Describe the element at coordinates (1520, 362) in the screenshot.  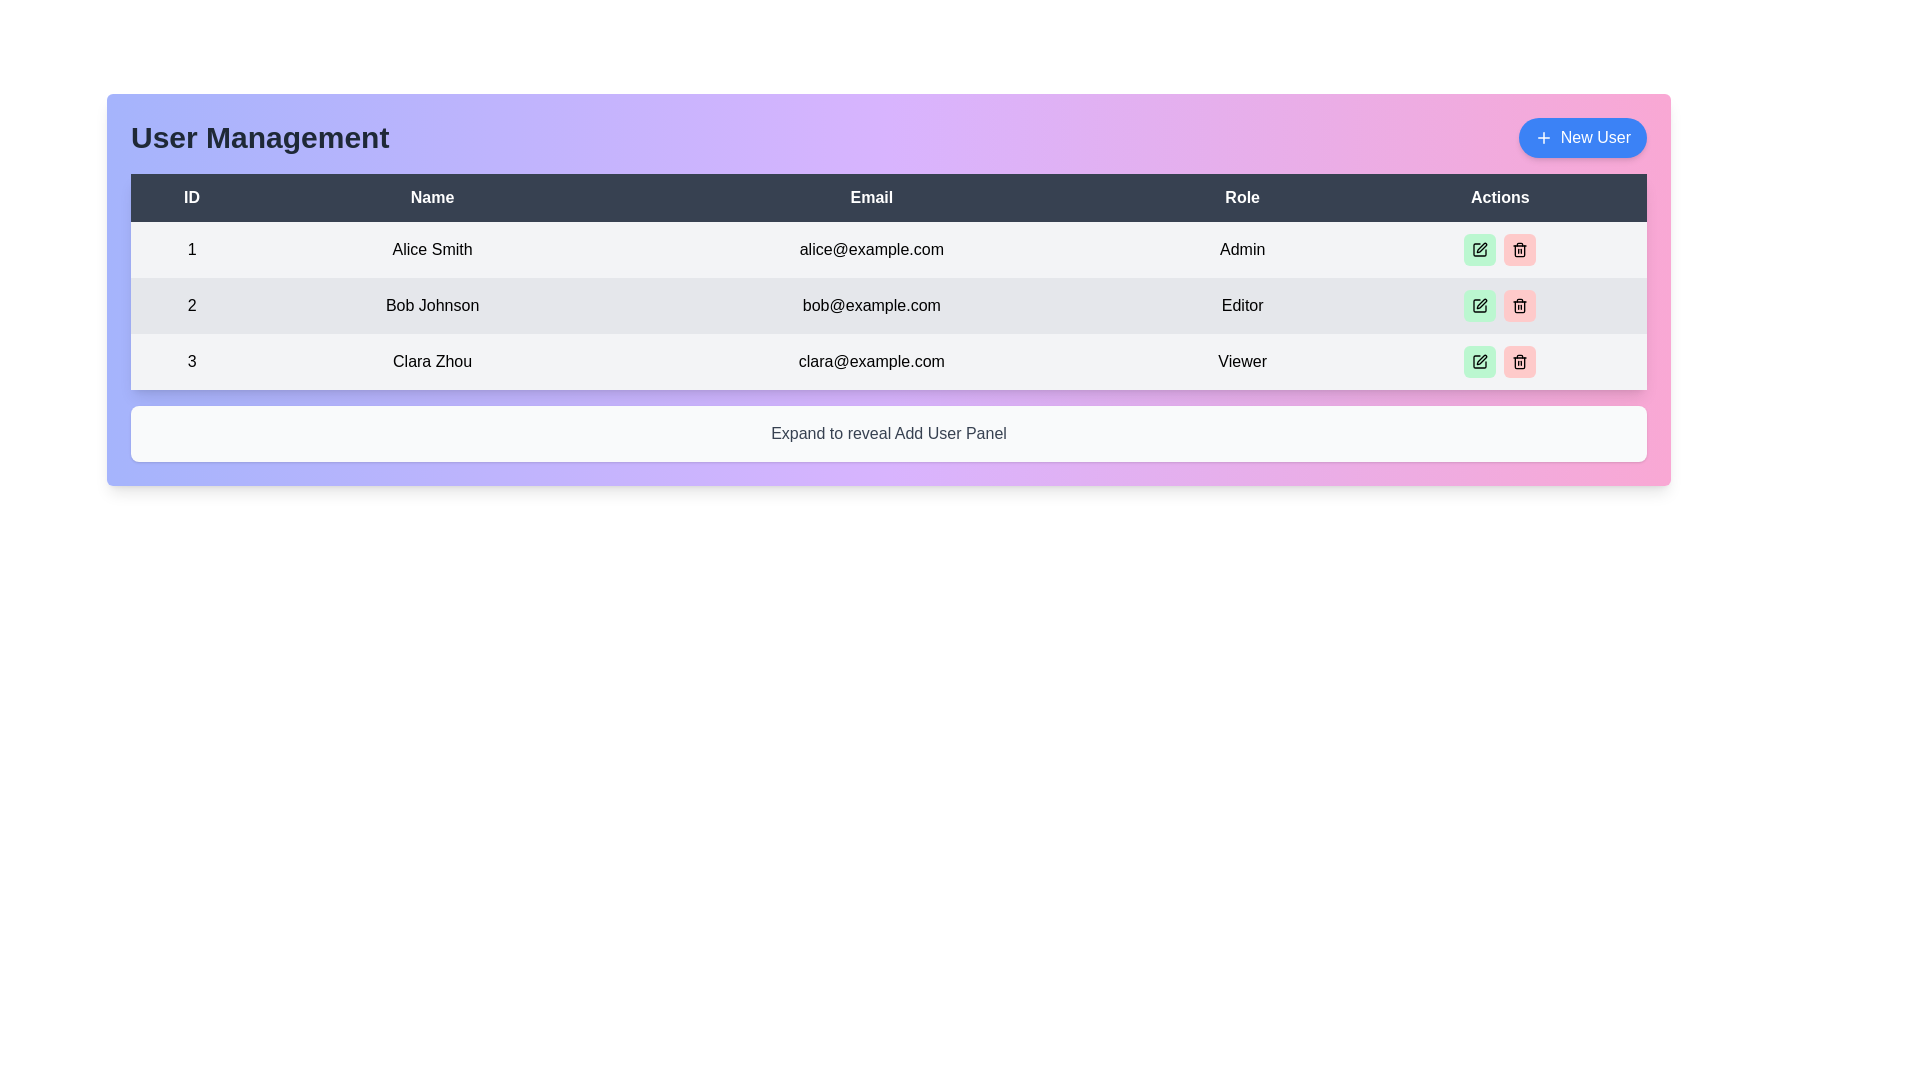
I see `the delete button located` at that location.